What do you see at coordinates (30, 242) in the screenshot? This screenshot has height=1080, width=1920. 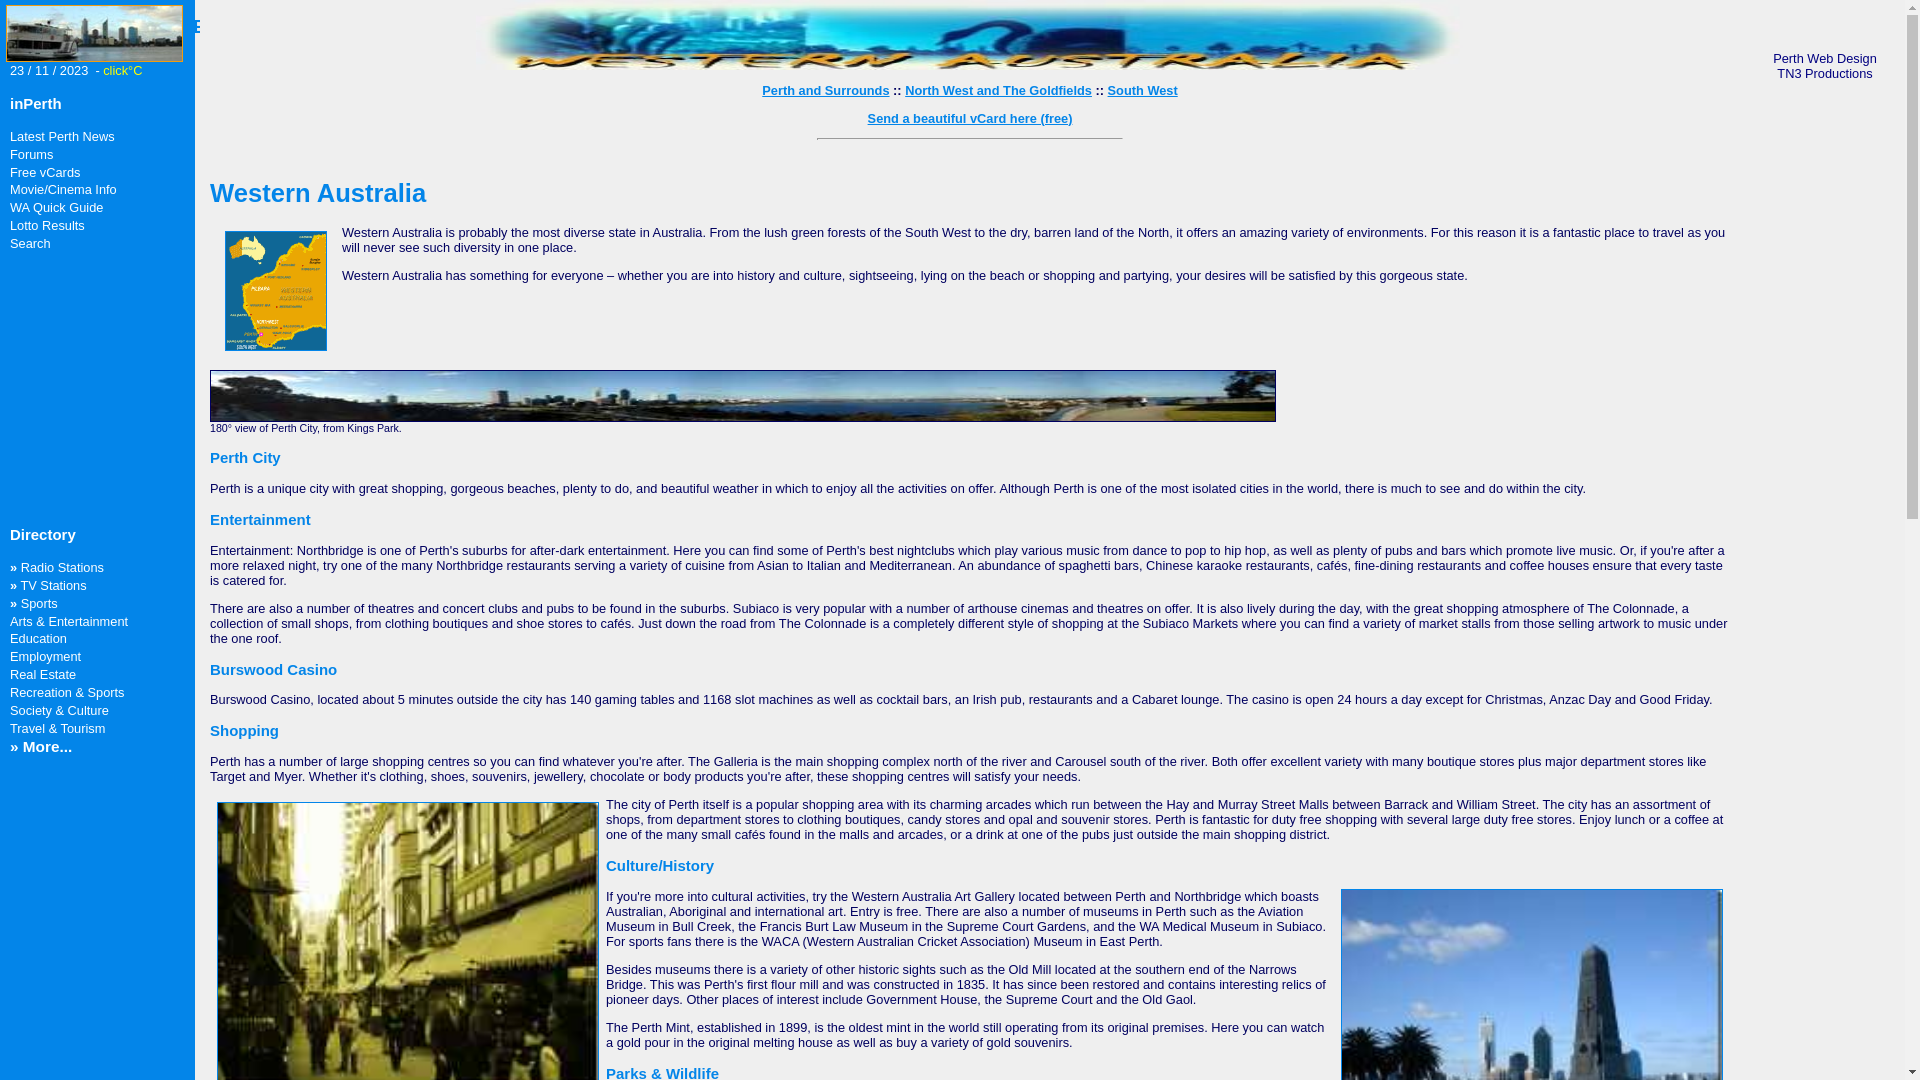 I see `'Search'` at bounding box center [30, 242].